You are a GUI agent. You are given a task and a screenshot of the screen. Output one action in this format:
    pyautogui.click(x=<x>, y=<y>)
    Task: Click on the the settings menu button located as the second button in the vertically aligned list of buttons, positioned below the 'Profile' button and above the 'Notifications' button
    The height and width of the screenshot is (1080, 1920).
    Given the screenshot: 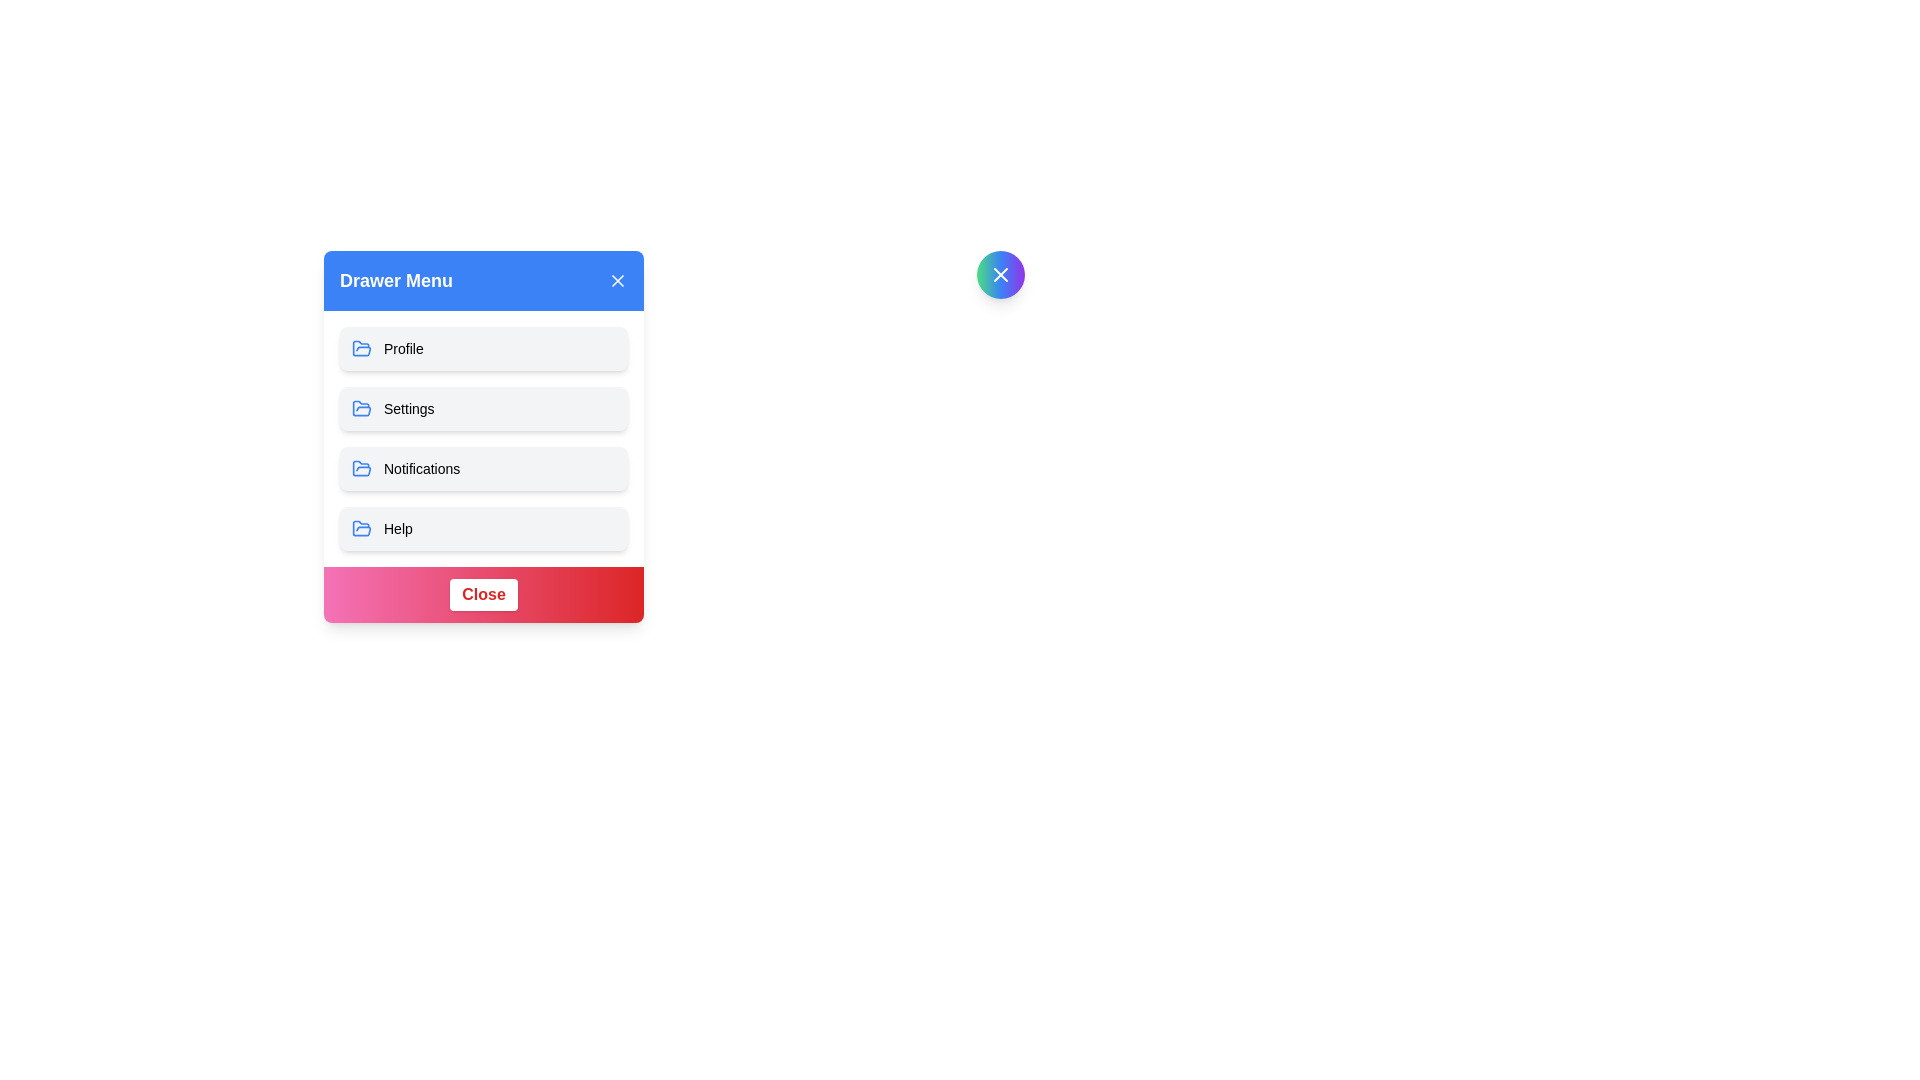 What is the action you would take?
    pyautogui.click(x=484, y=438)
    